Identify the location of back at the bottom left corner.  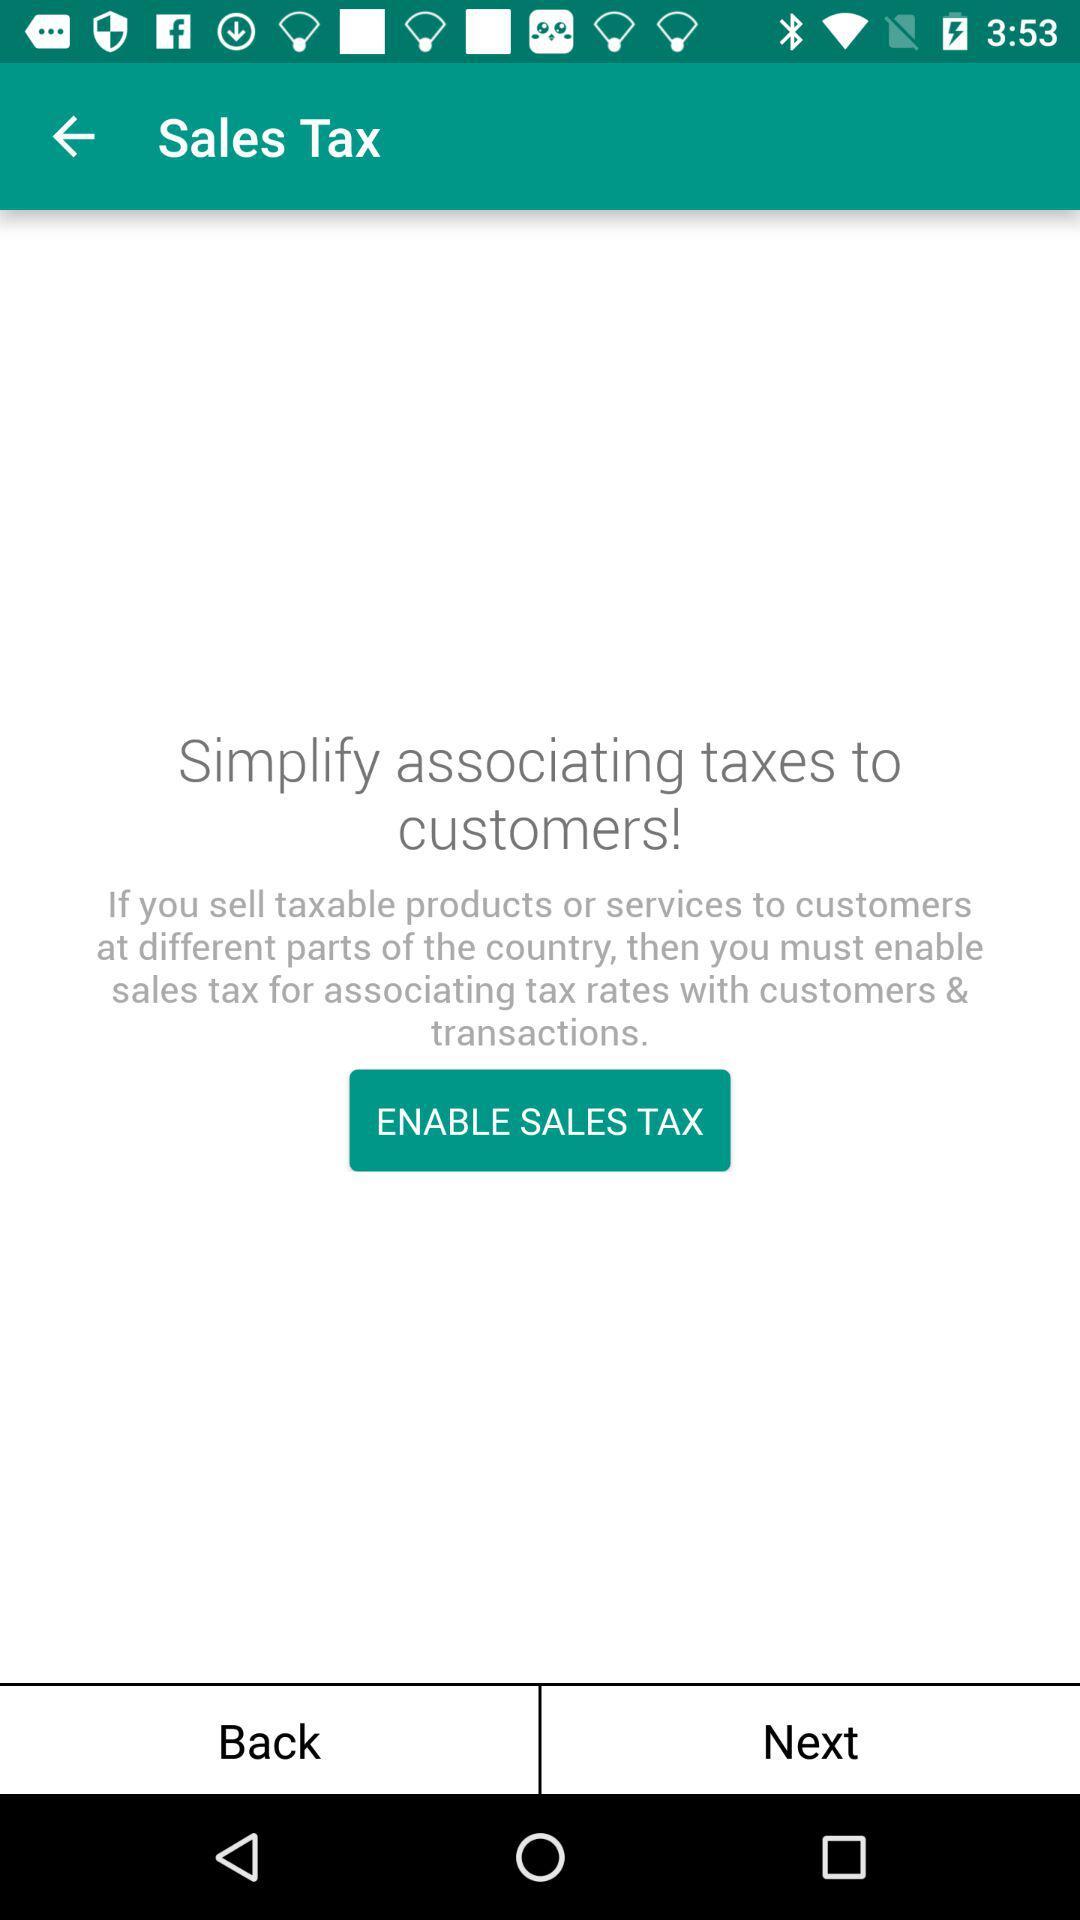
(268, 1738).